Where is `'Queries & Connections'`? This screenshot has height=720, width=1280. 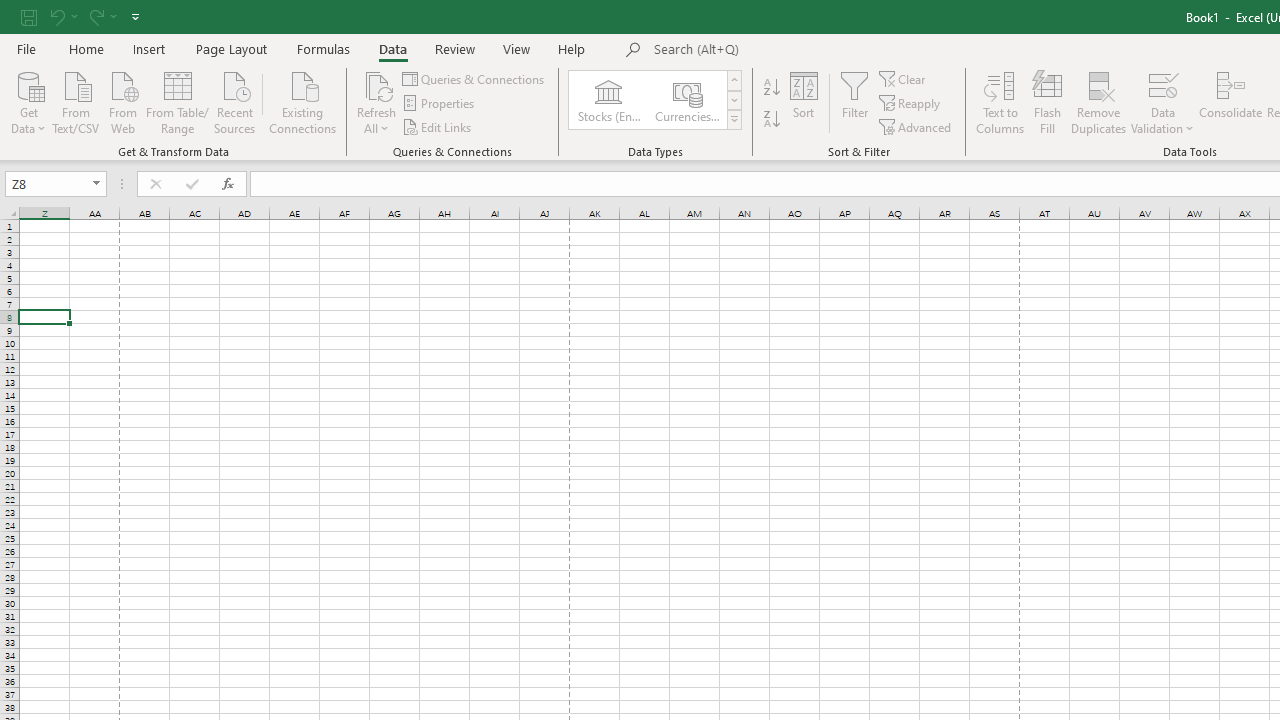
'Queries & Connections' is located at coordinates (473, 78).